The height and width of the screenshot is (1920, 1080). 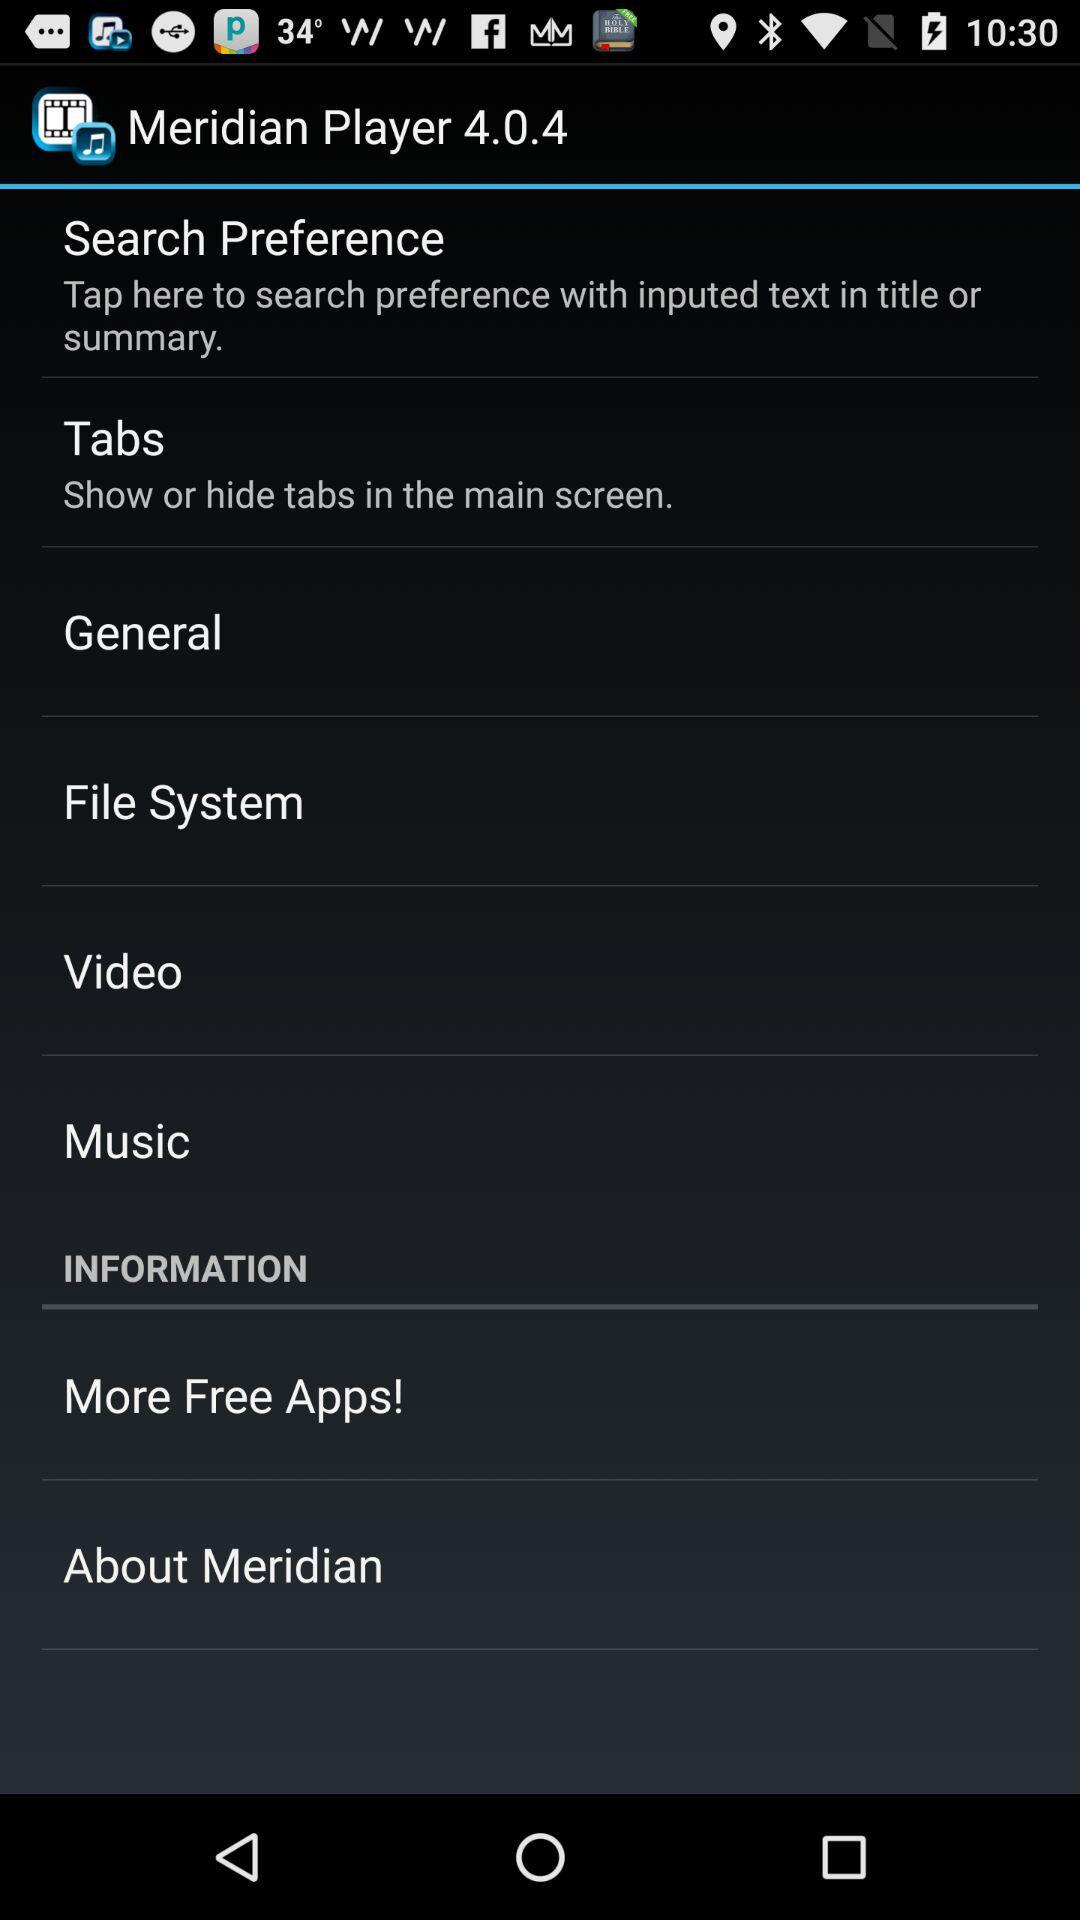 What do you see at coordinates (183, 800) in the screenshot?
I see `the icon above video item` at bounding box center [183, 800].